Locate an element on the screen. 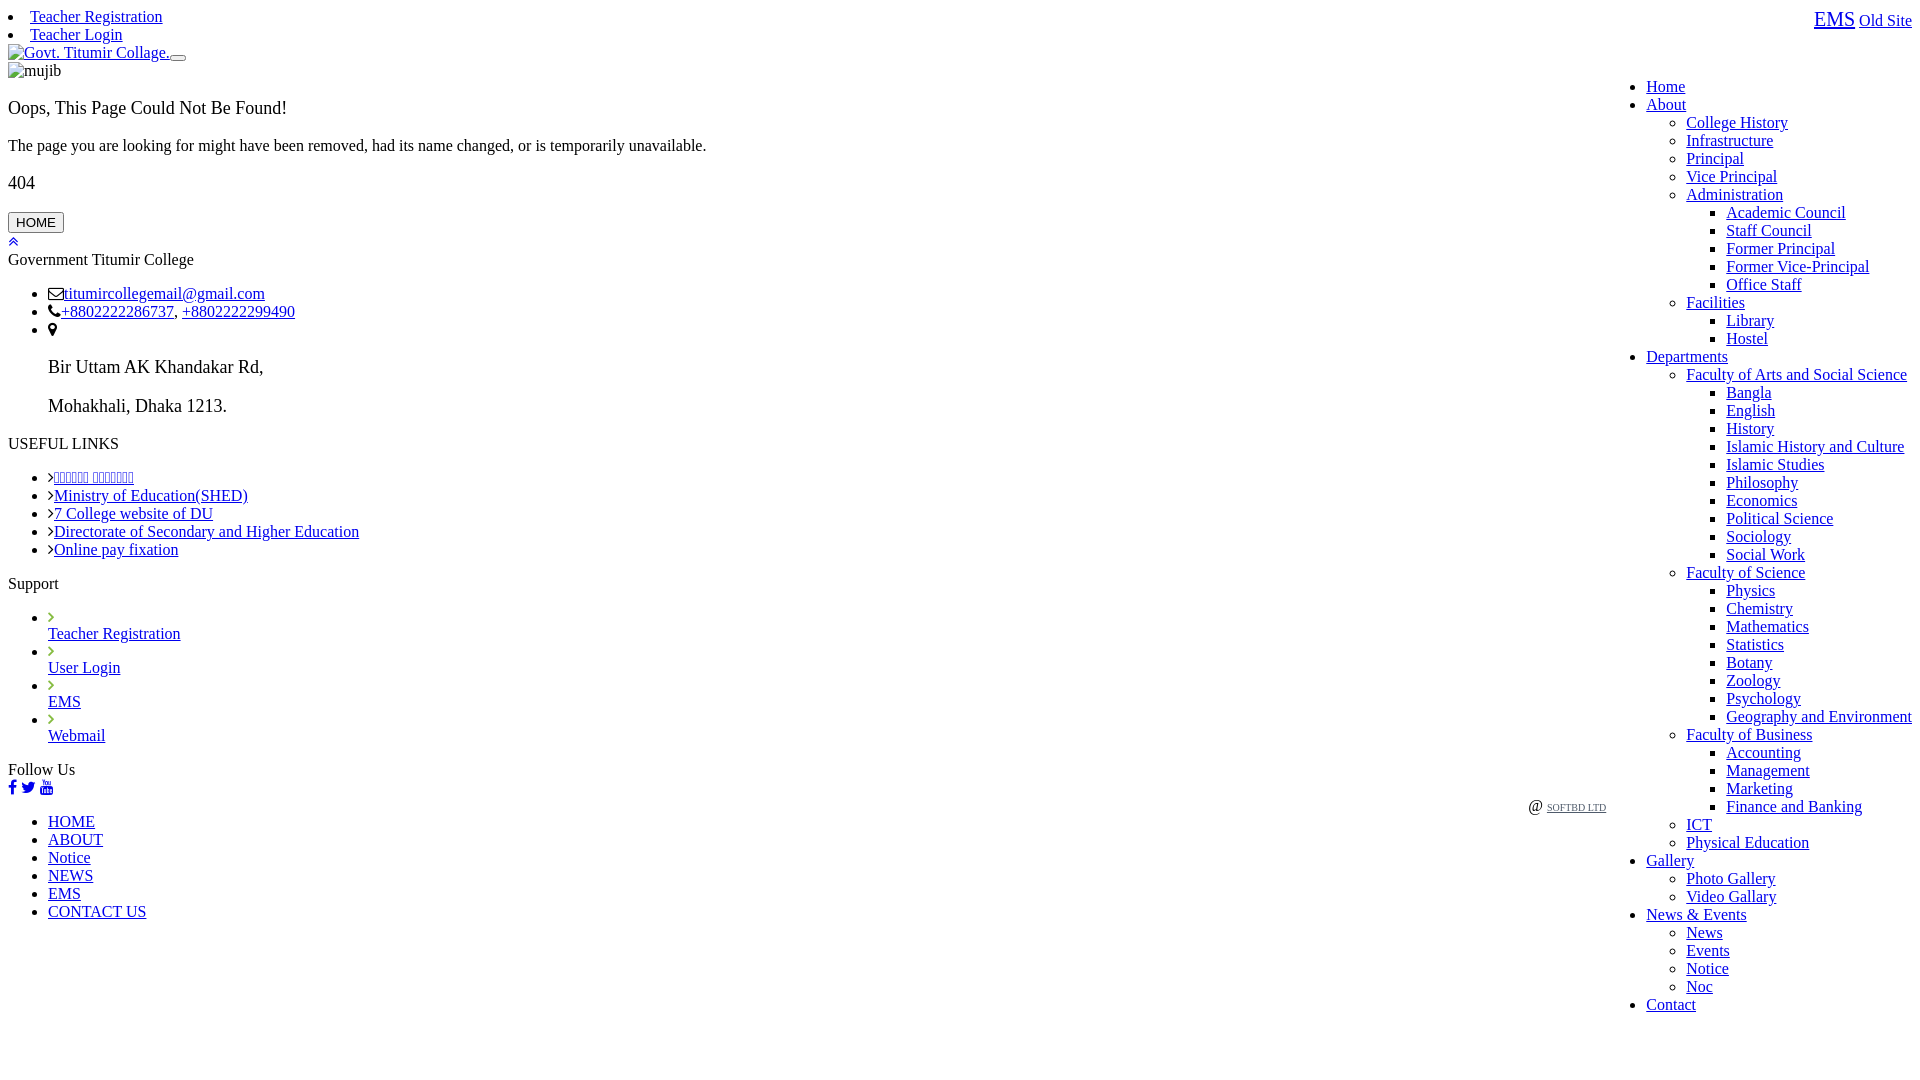  'Faculty of Arts and Social Science' is located at coordinates (1684, 374).